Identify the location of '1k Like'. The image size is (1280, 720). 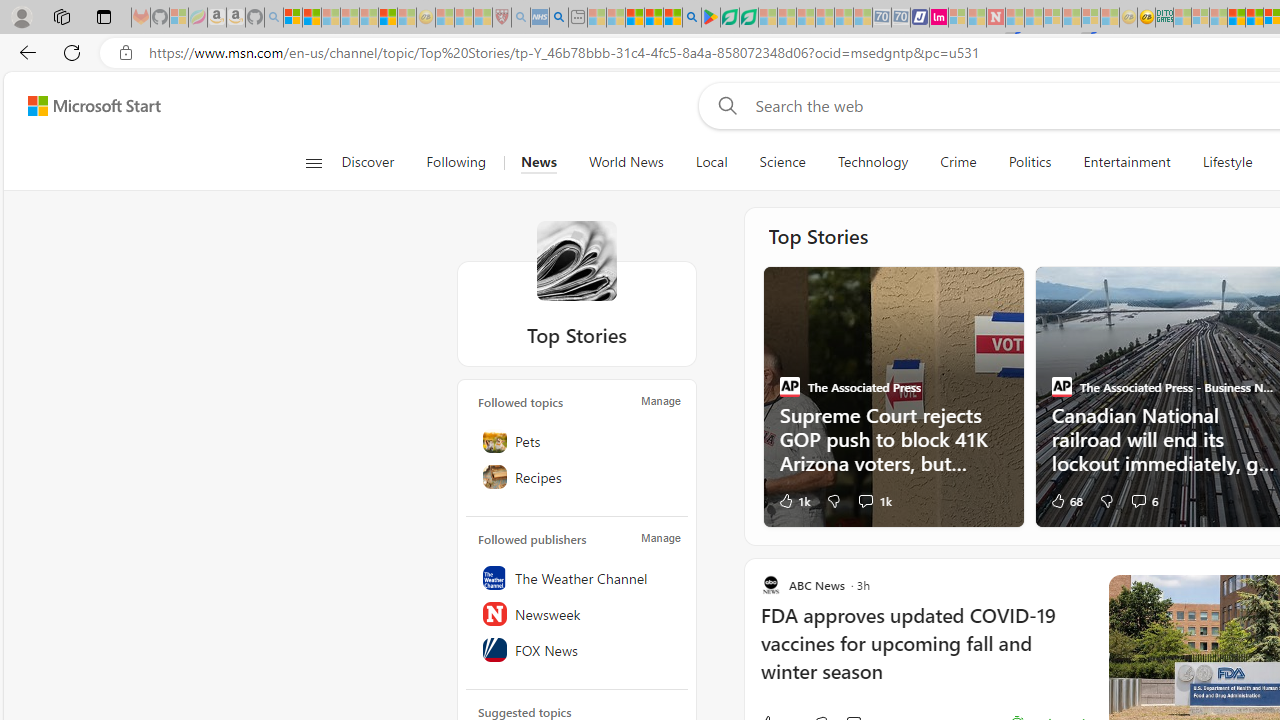
(792, 499).